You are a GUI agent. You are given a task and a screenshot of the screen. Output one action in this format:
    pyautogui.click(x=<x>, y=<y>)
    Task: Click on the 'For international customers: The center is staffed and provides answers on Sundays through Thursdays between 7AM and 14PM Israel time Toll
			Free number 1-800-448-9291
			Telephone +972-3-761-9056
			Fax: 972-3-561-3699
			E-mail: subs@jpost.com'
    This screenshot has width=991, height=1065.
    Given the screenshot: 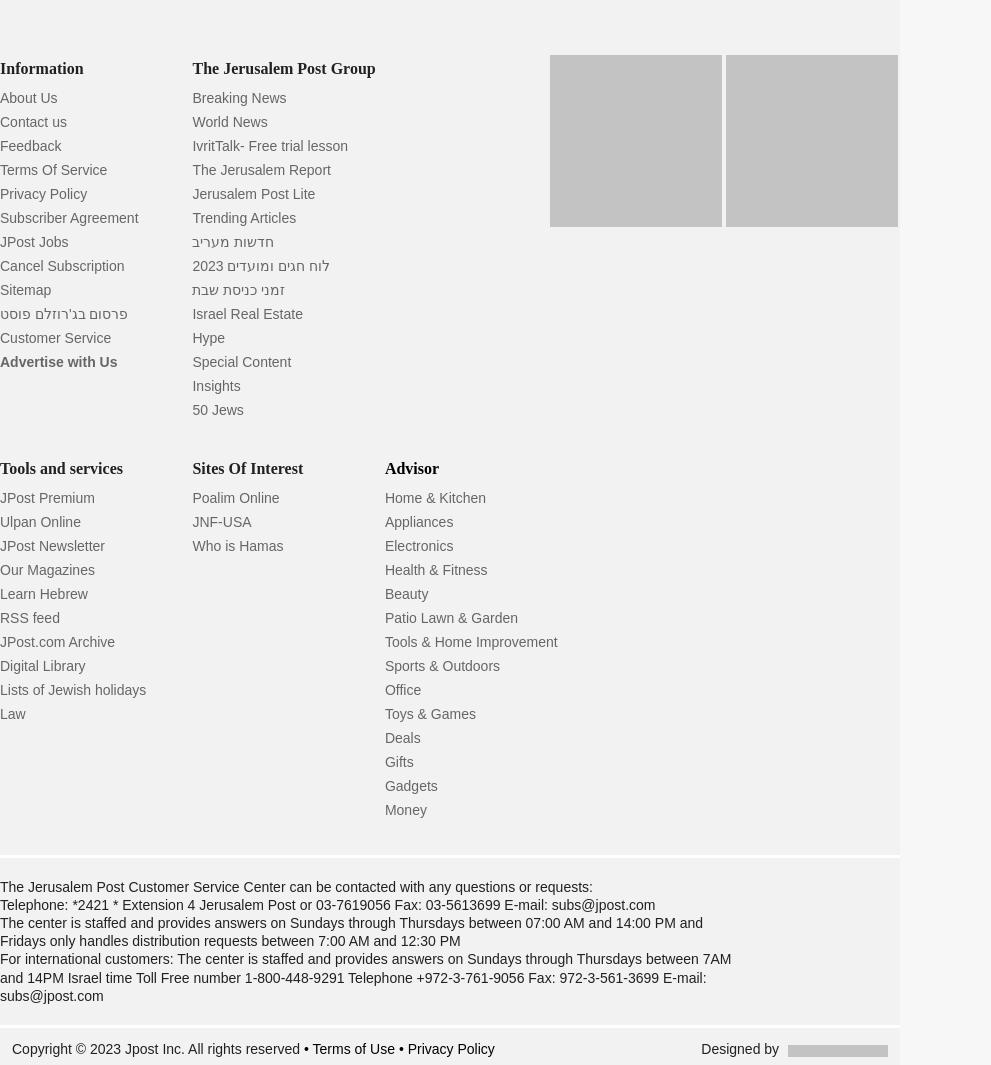 What is the action you would take?
    pyautogui.click(x=364, y=977)
    